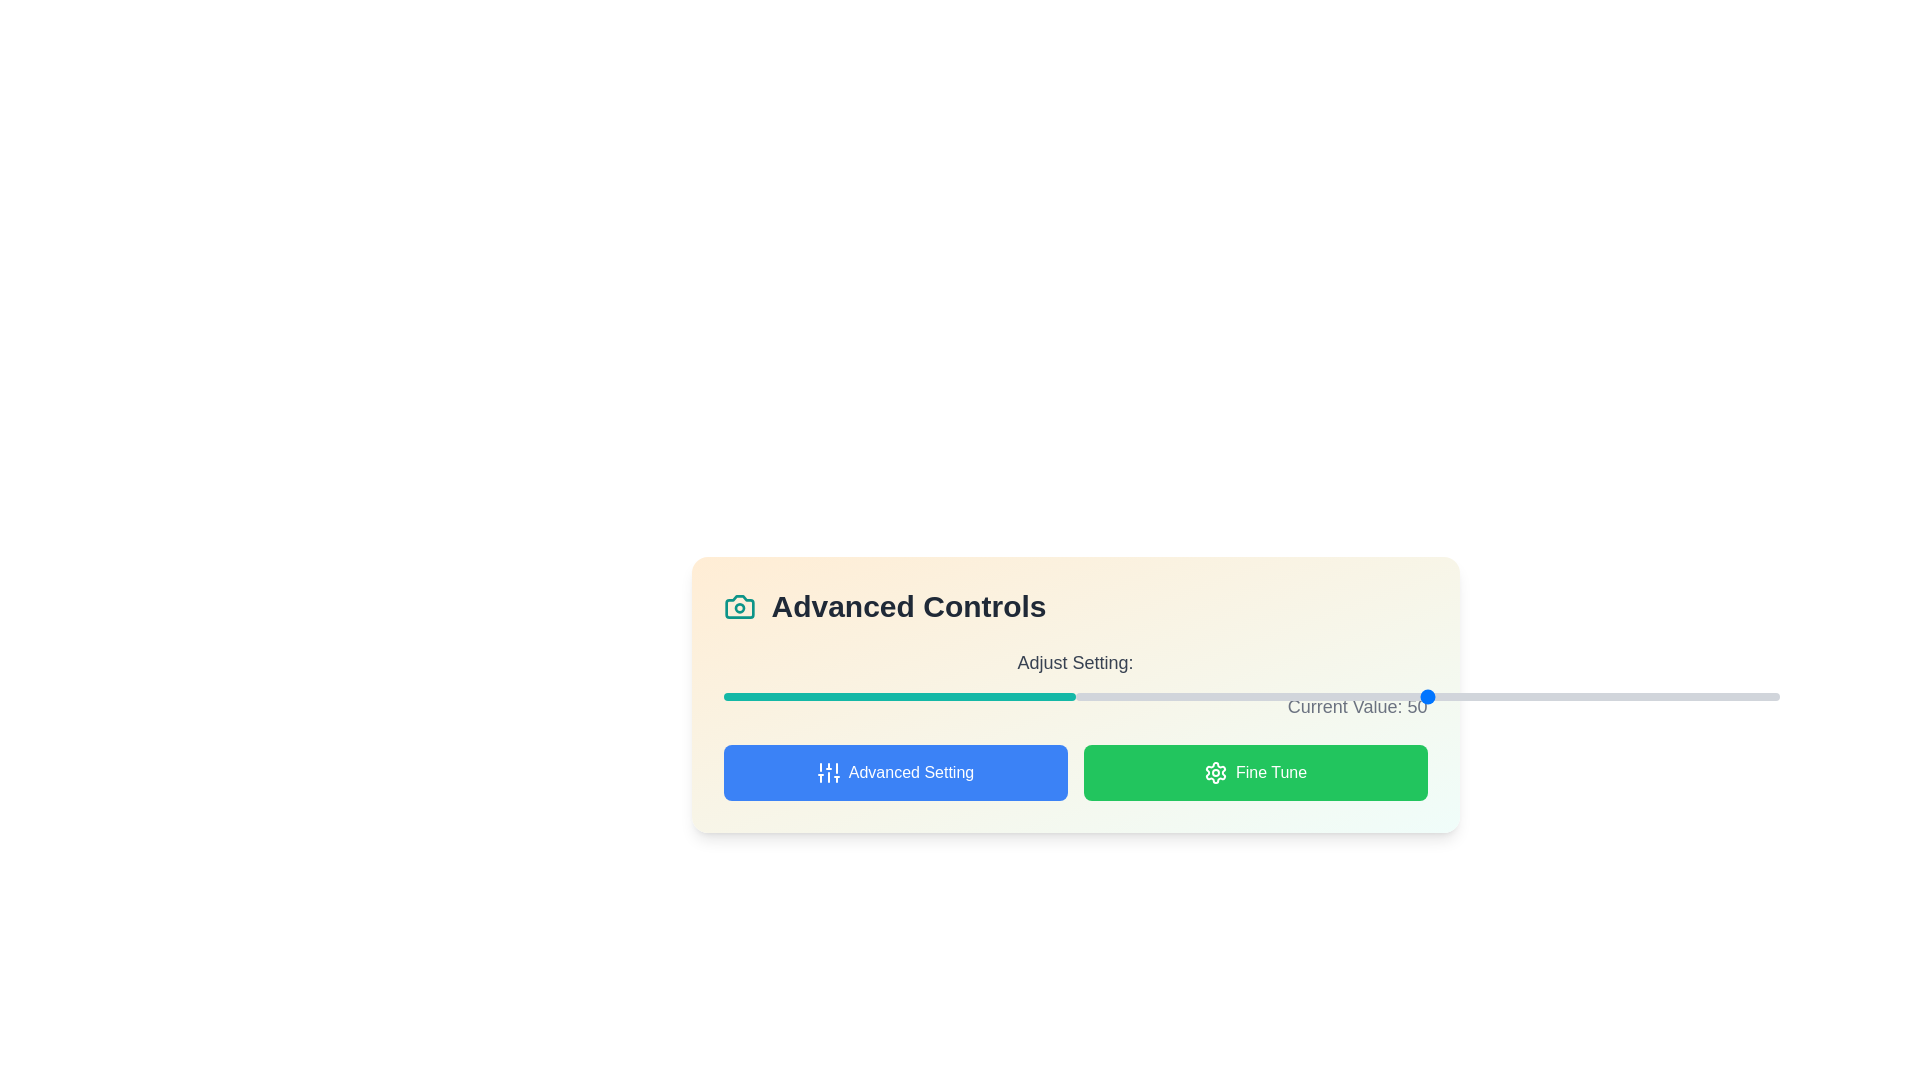 This screenshot has height=1080, width=1920. I want to click on the 'Advanced Setting' text label within the blue button for accessibility purposes, so click(910, 771).